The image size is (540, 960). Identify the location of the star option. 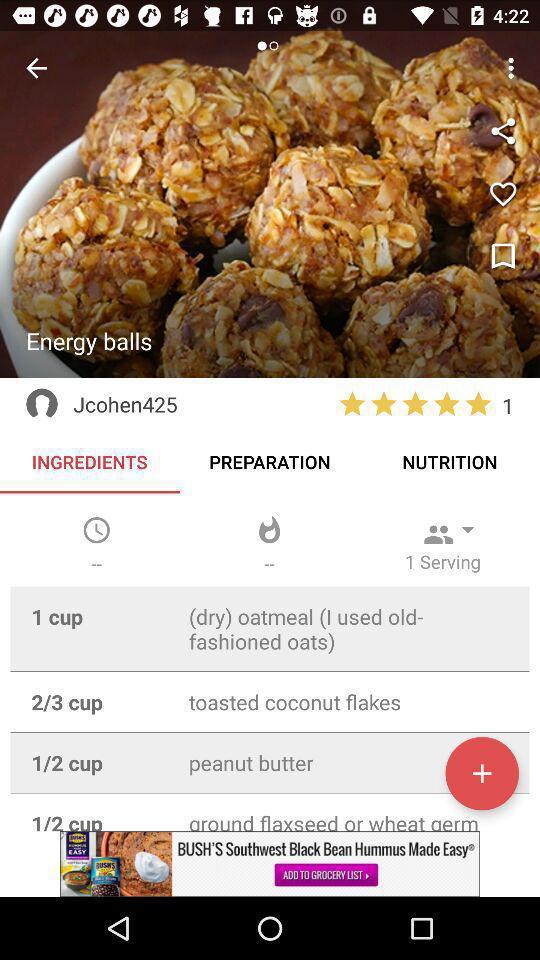
(351, 403).